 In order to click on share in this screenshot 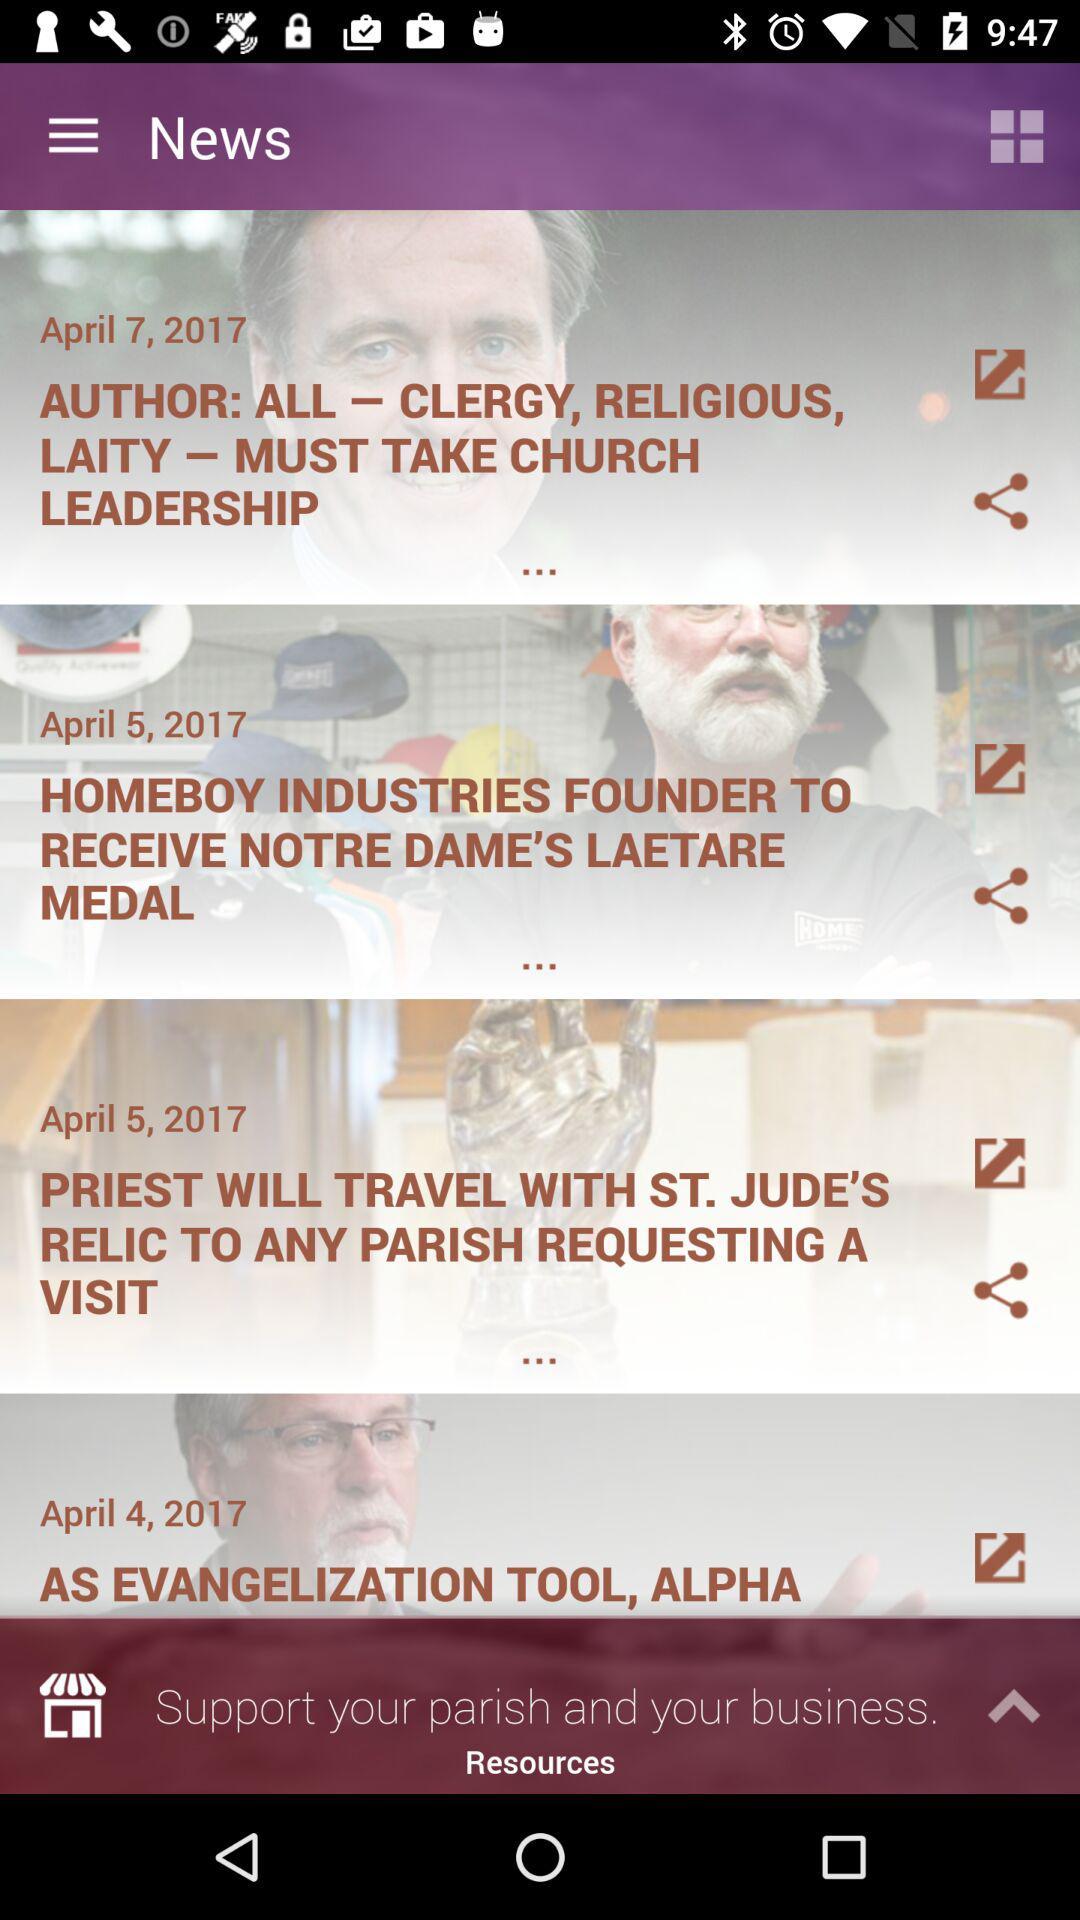, I will do `click(976, 872)`.